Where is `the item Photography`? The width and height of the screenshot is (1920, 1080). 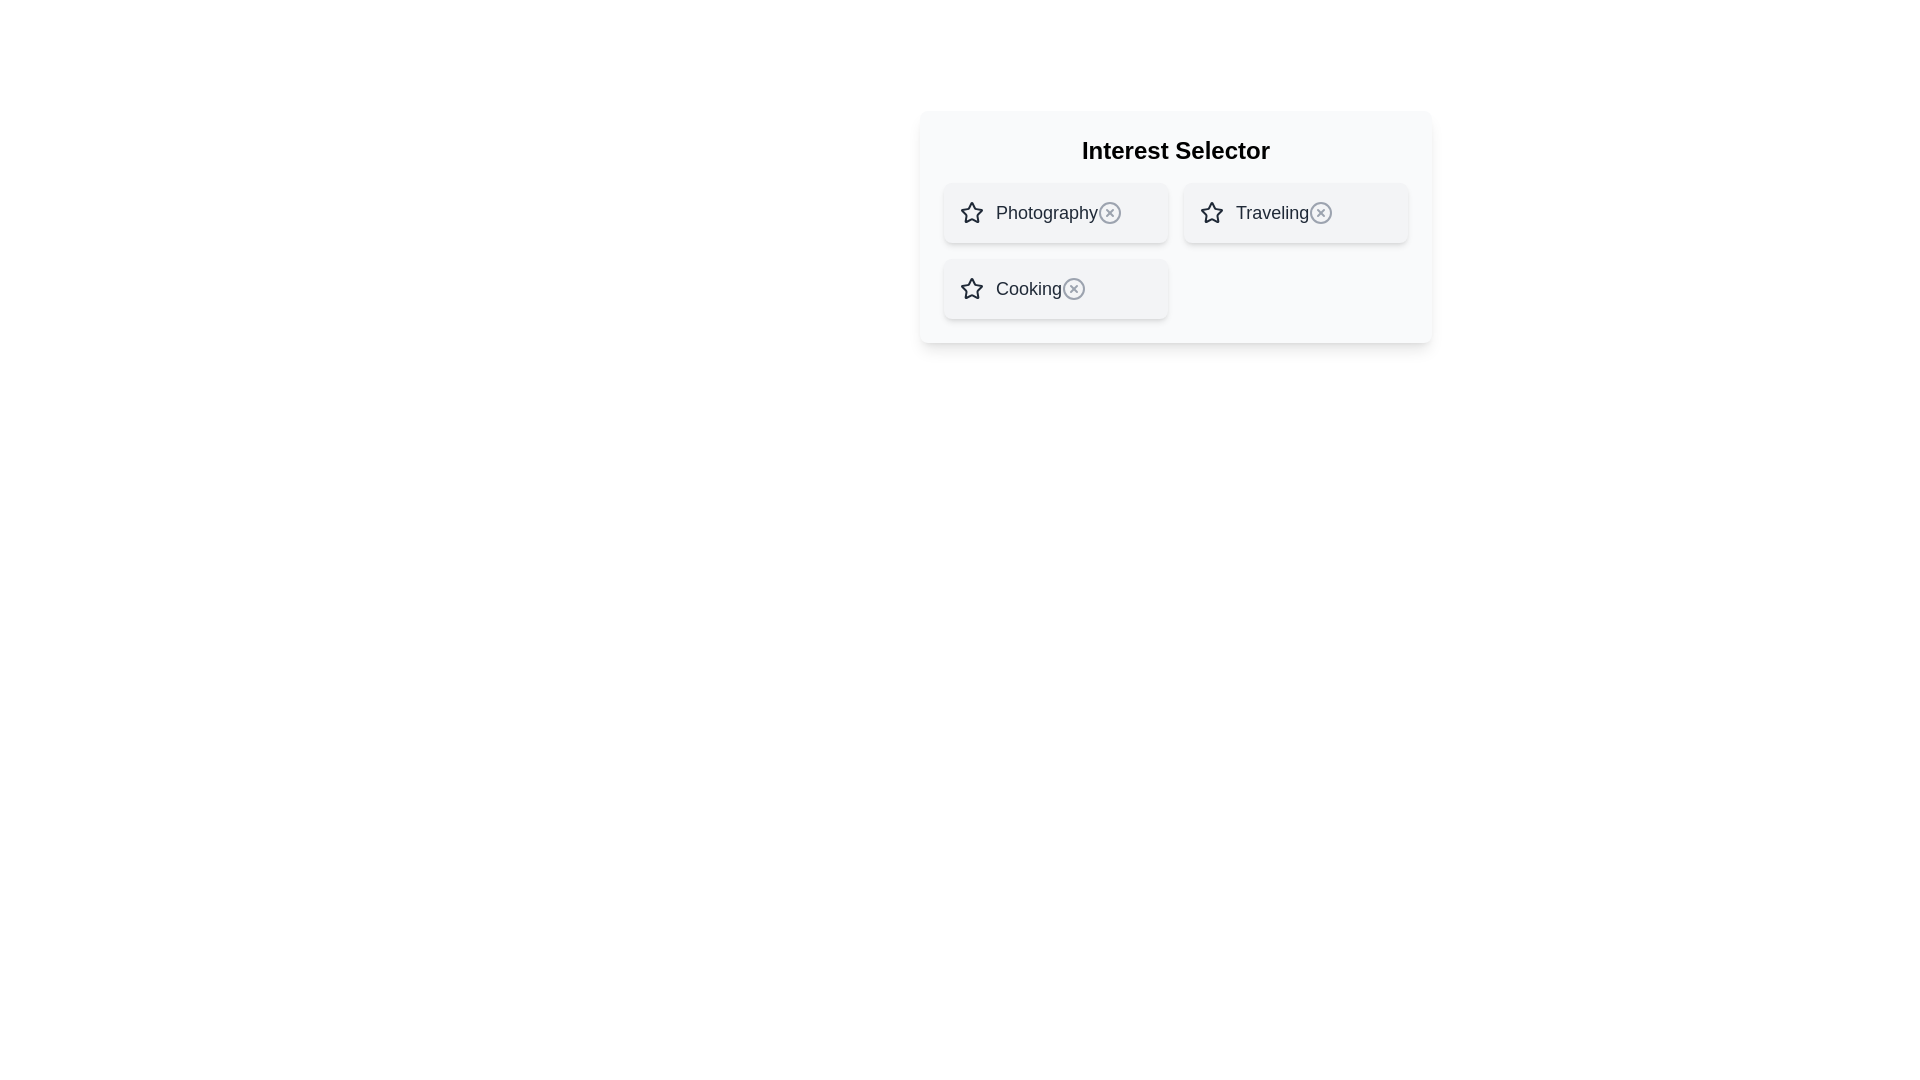 the item Photography is located at coordinates (1055, 212).